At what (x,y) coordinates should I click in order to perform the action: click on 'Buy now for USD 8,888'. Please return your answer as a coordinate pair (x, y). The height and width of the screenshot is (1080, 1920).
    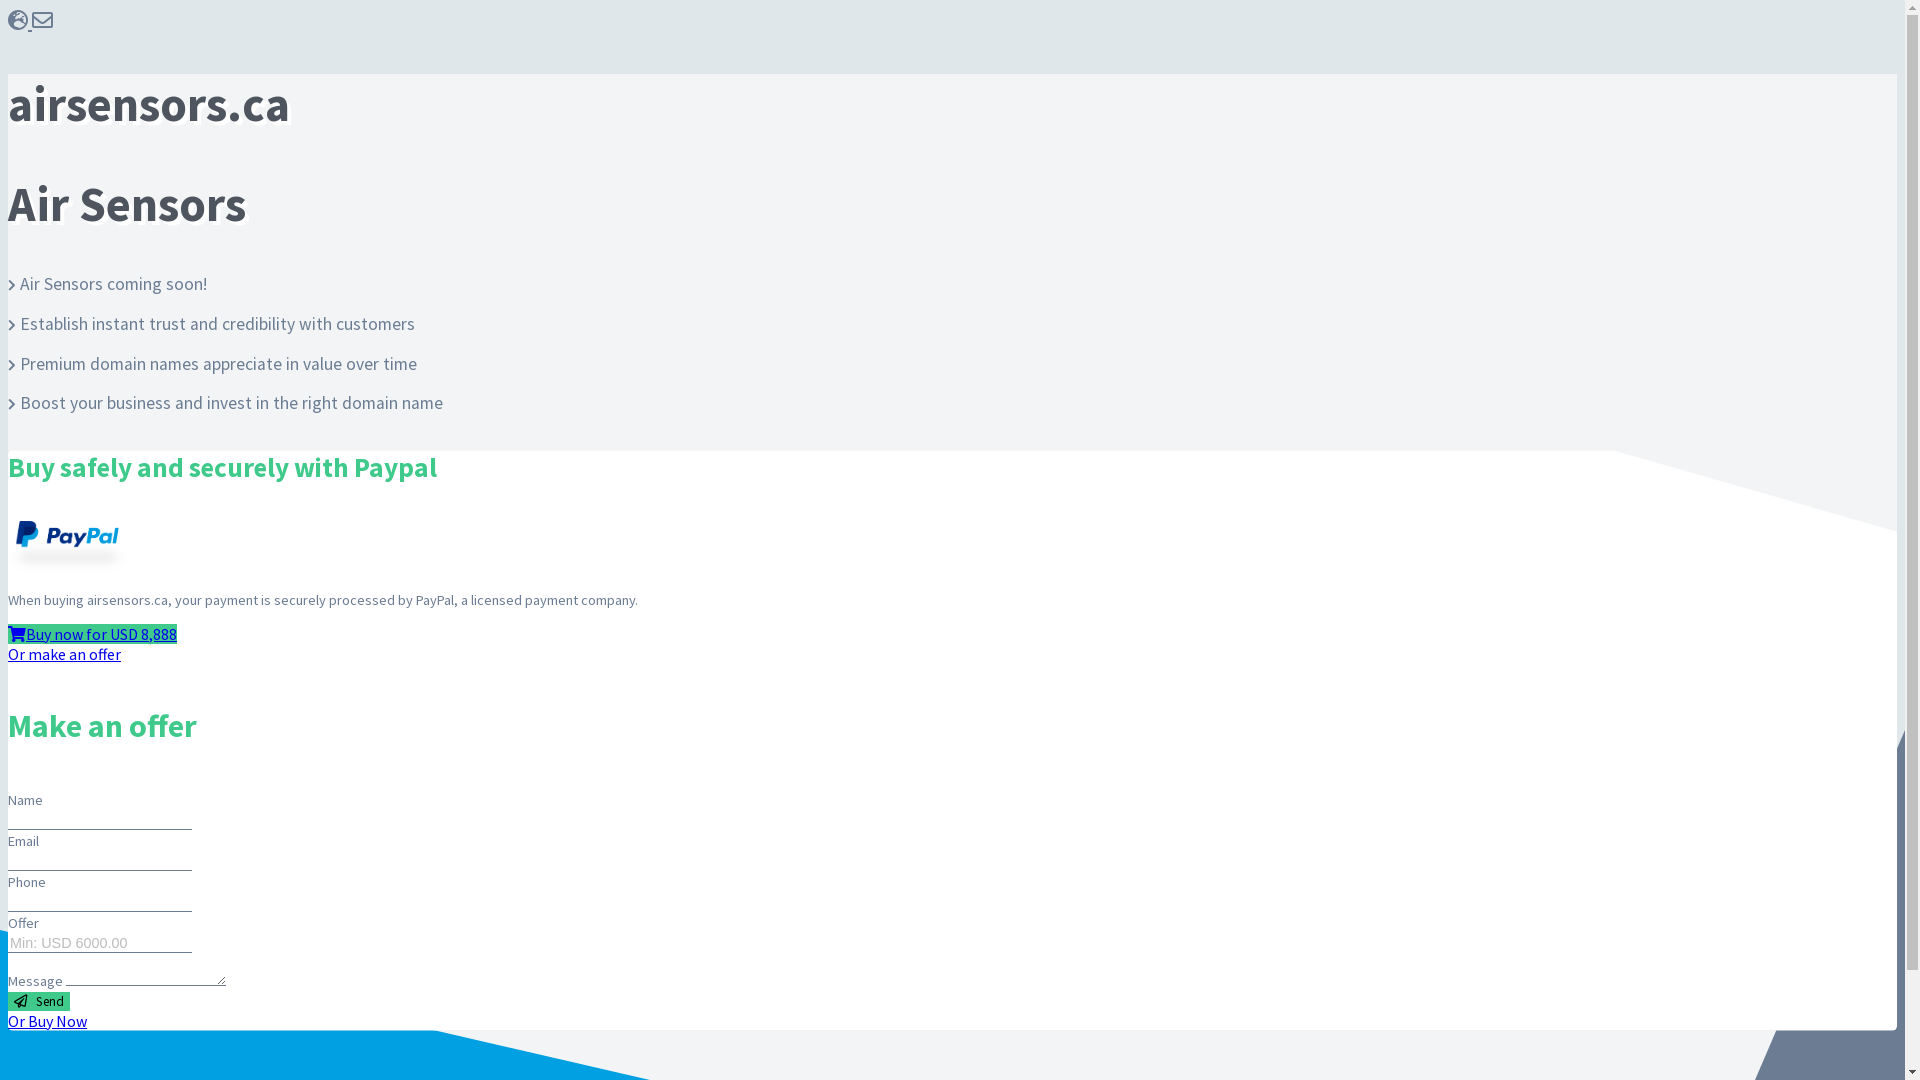
    Looking at the image, I should click on (91, 633).